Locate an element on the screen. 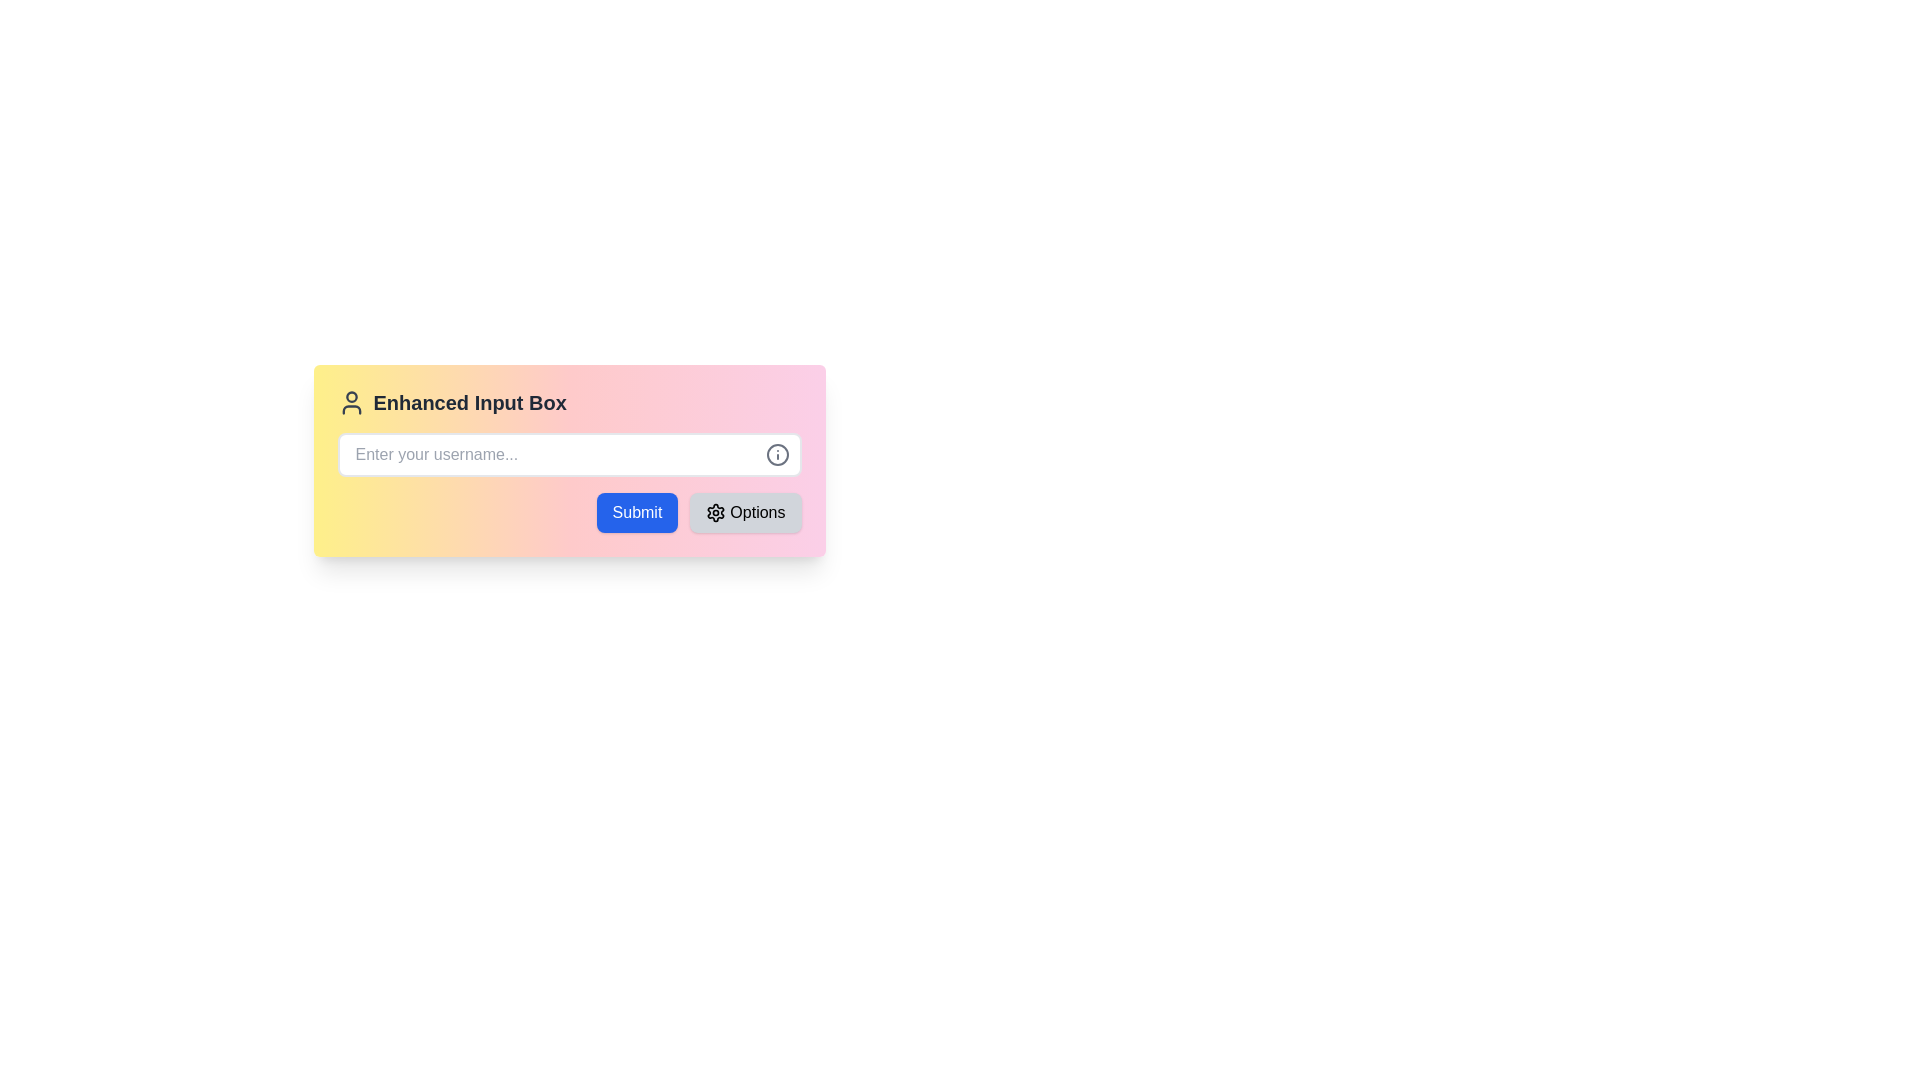  the circular icon with an outer rim and an inner vertical line located at the far right of the enhanced input box area, vertically aligned to the center of the input text field is located at coordinates (776, 455).